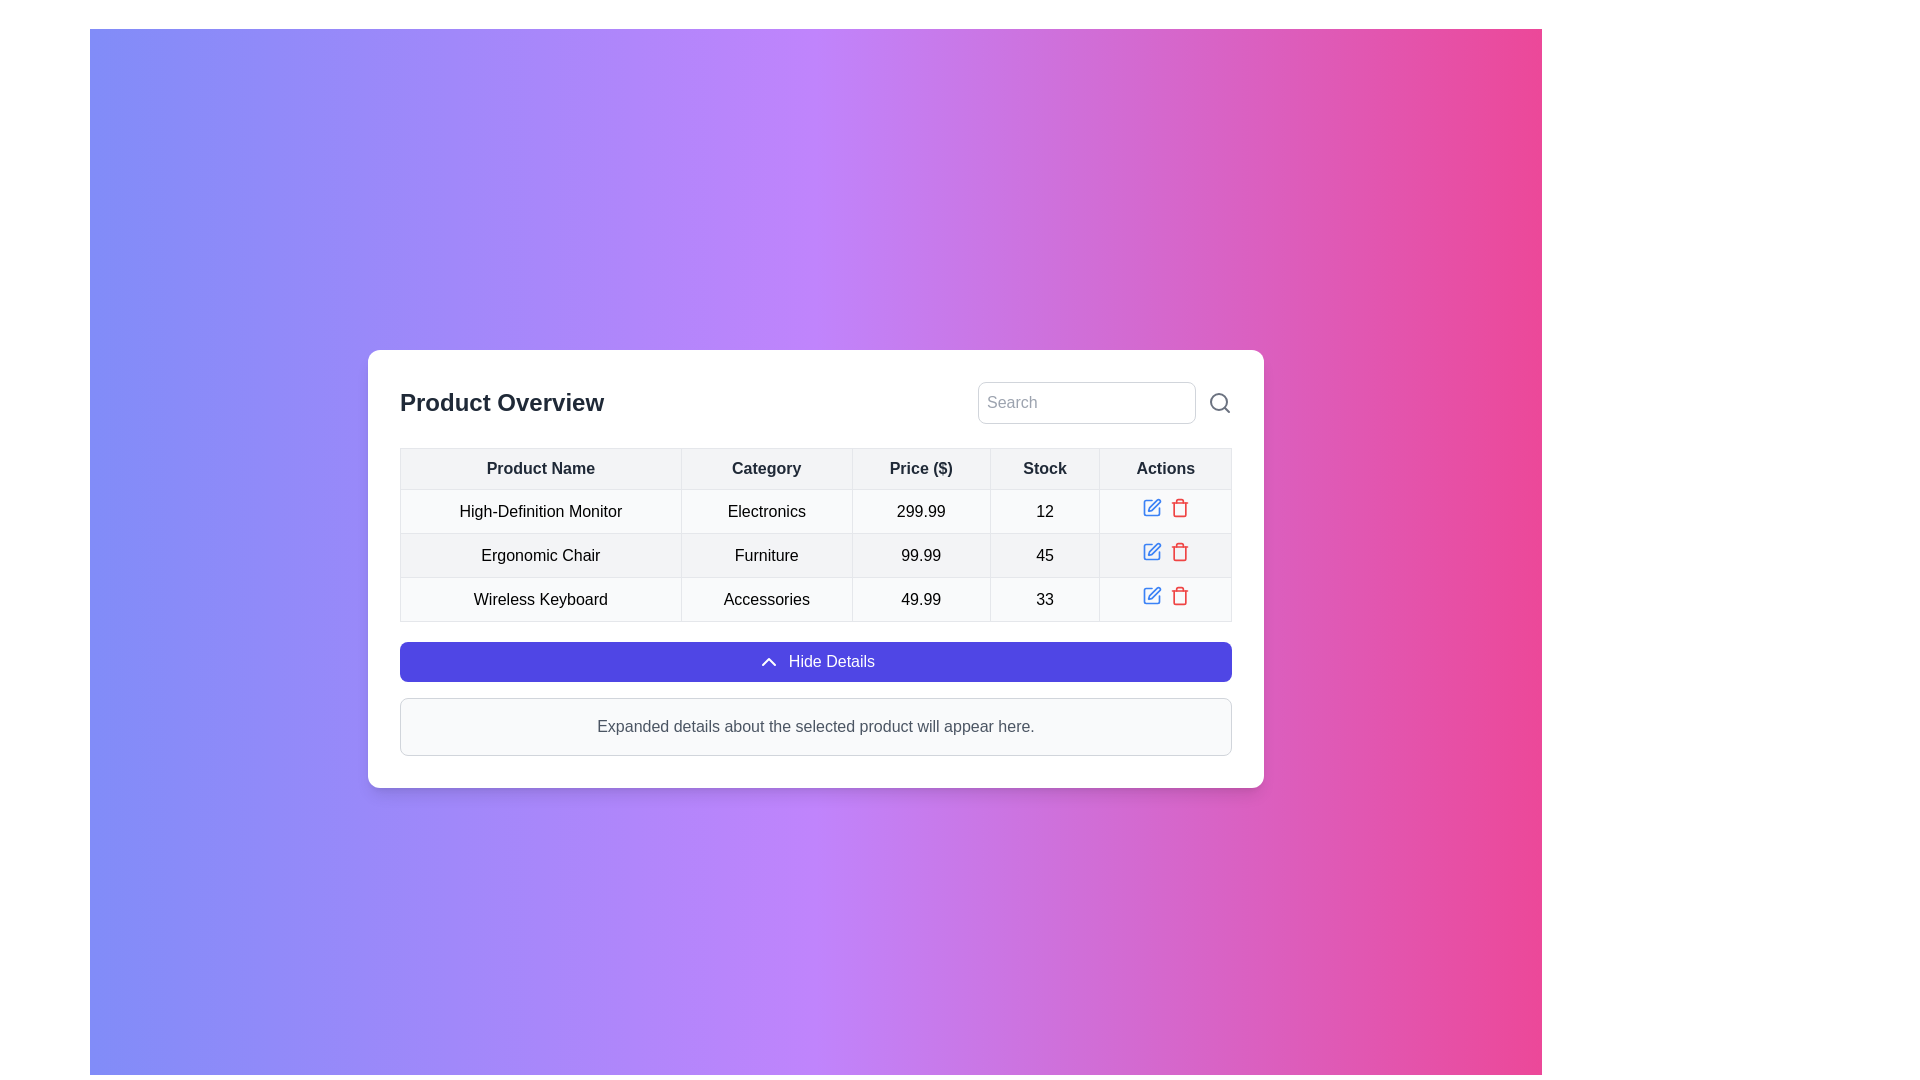 This screenshot has width=1920, height=1080. Describe the element at coordinates (1179, 595) in the screenshot. I see `the trash bin icon button in the 'Actions' column corresponding to the 'Wireless Keyboard' product entry to trigger the color change effect` at that location.